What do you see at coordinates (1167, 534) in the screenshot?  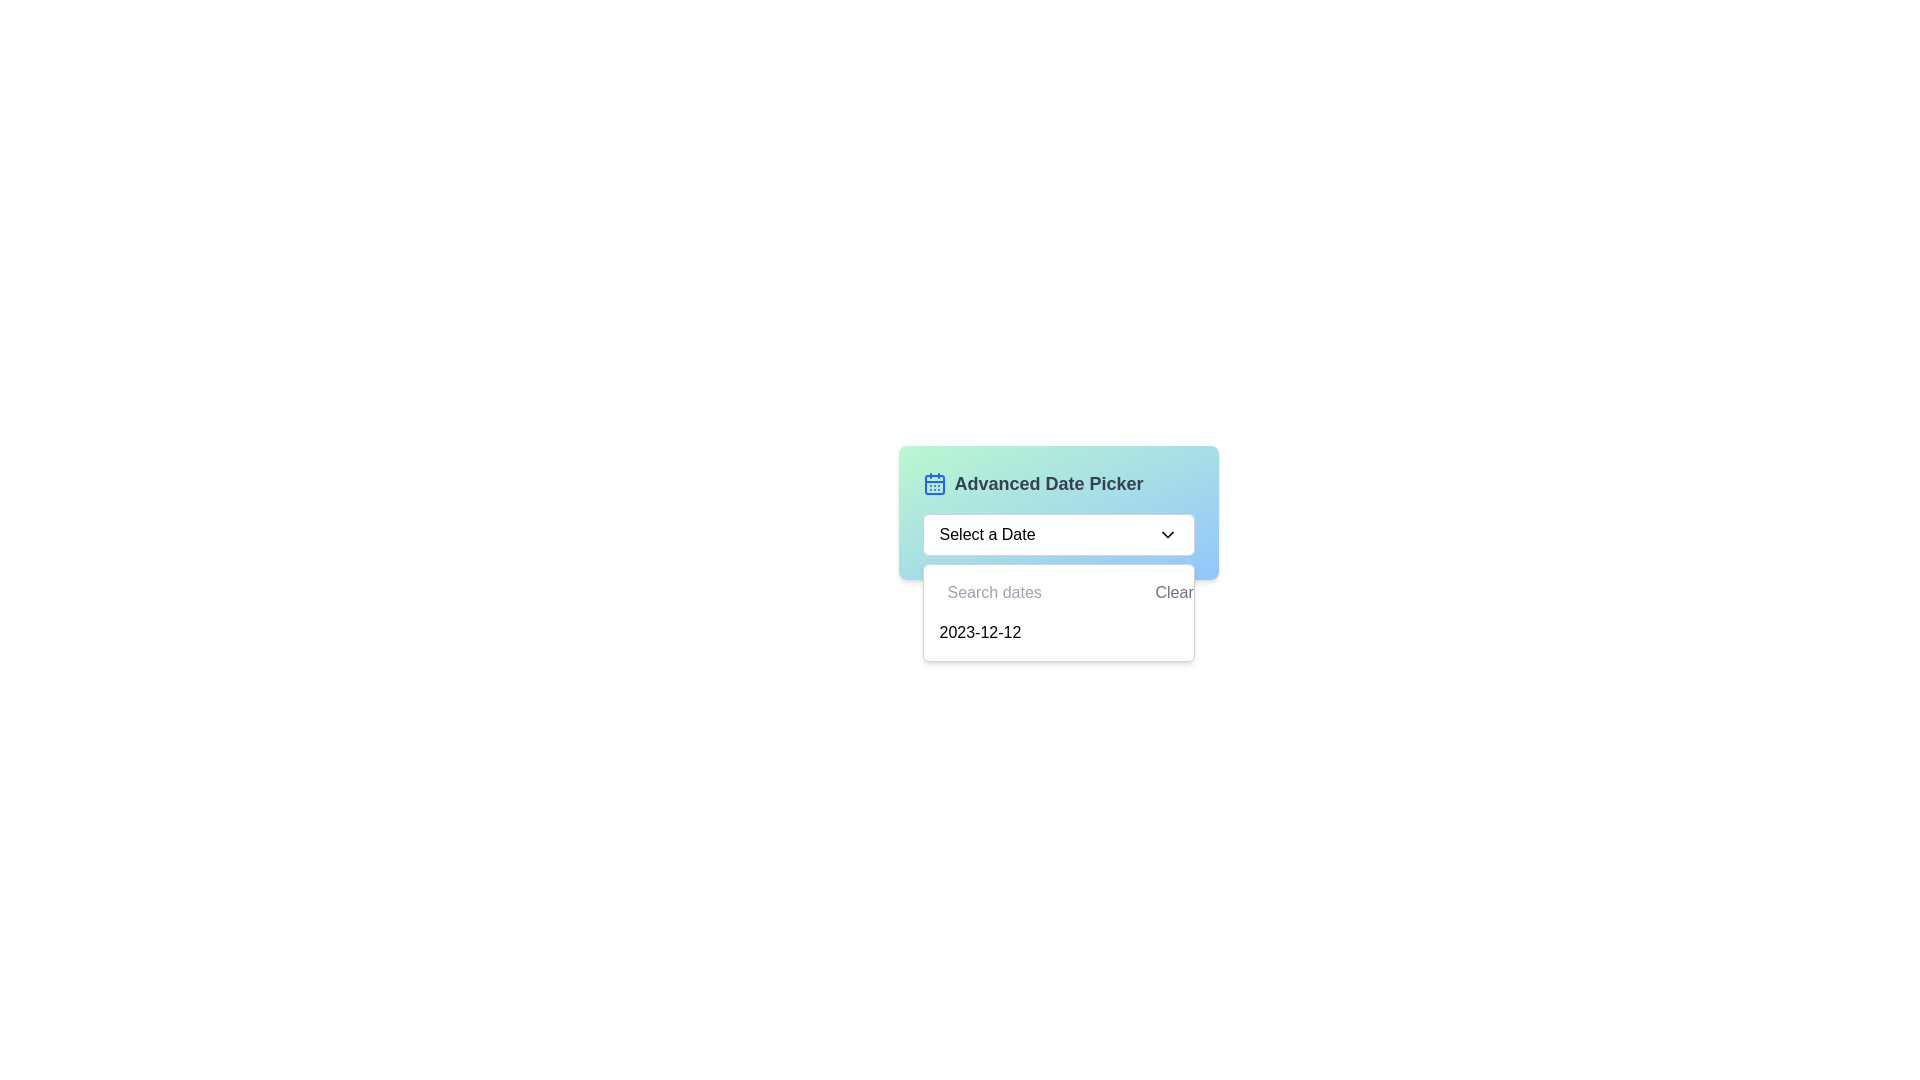 I see `the icon` at bounding box center [1167, 534].